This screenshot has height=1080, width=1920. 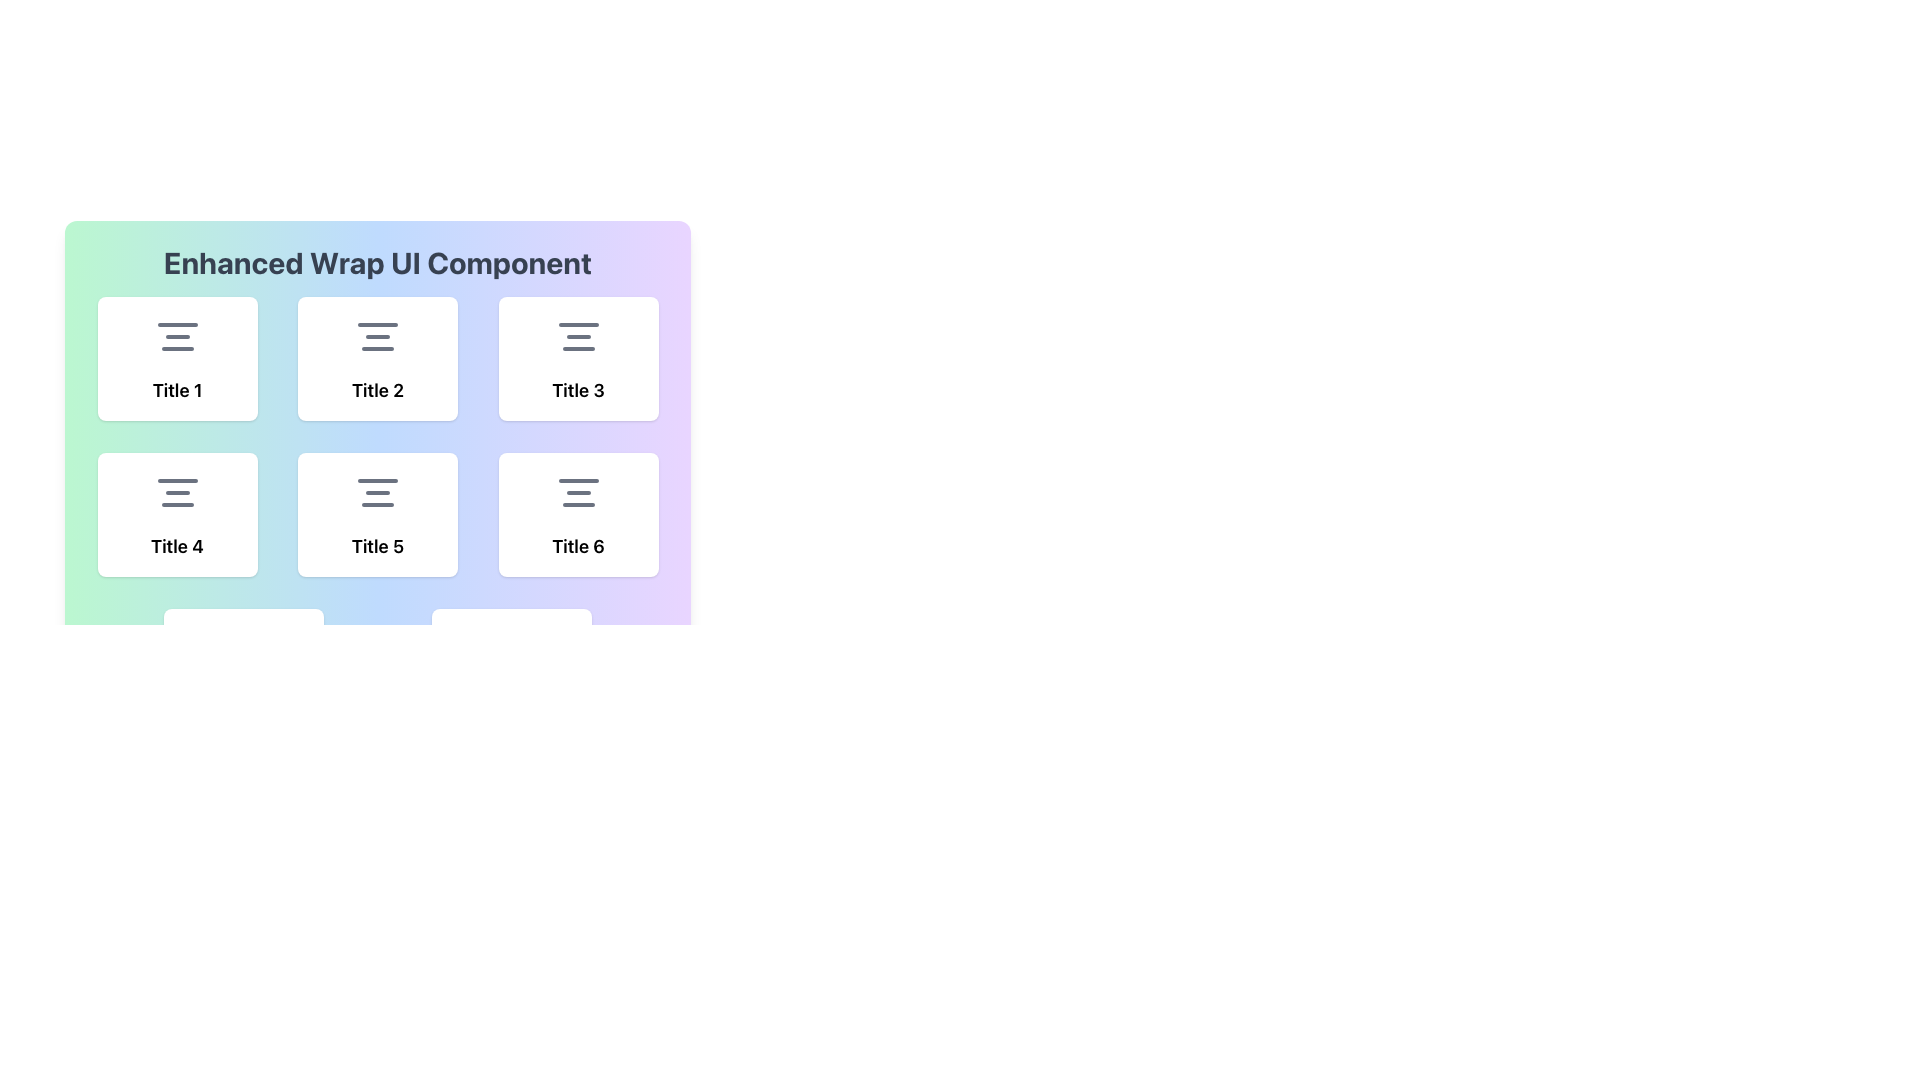 I want to click on graphical icon located above the 'Title 5' text, characterized by three horizontal lines of equal length in a muted gray color, by clicking on it, so click(x=378, y=493).